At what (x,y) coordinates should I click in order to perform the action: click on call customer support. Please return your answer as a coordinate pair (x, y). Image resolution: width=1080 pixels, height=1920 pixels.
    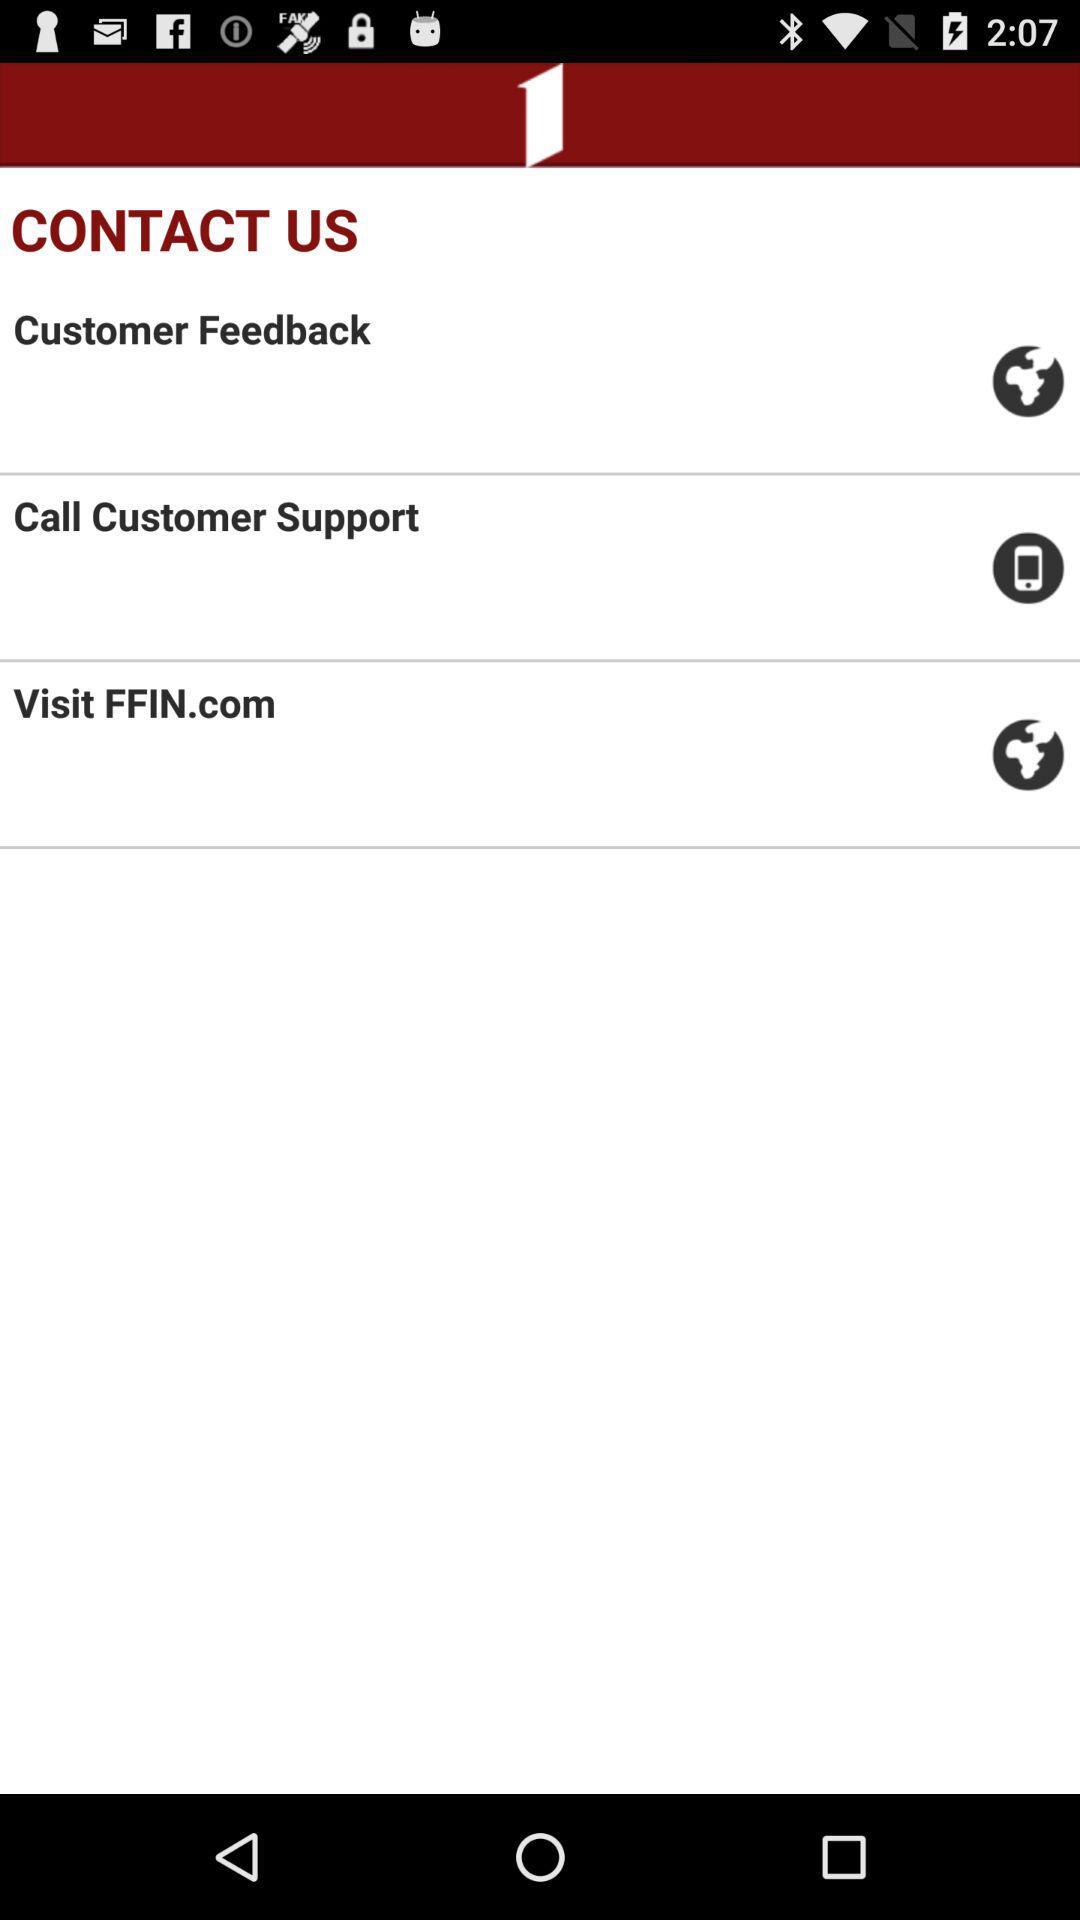
    Looking at the image, I should click on (216, 515).